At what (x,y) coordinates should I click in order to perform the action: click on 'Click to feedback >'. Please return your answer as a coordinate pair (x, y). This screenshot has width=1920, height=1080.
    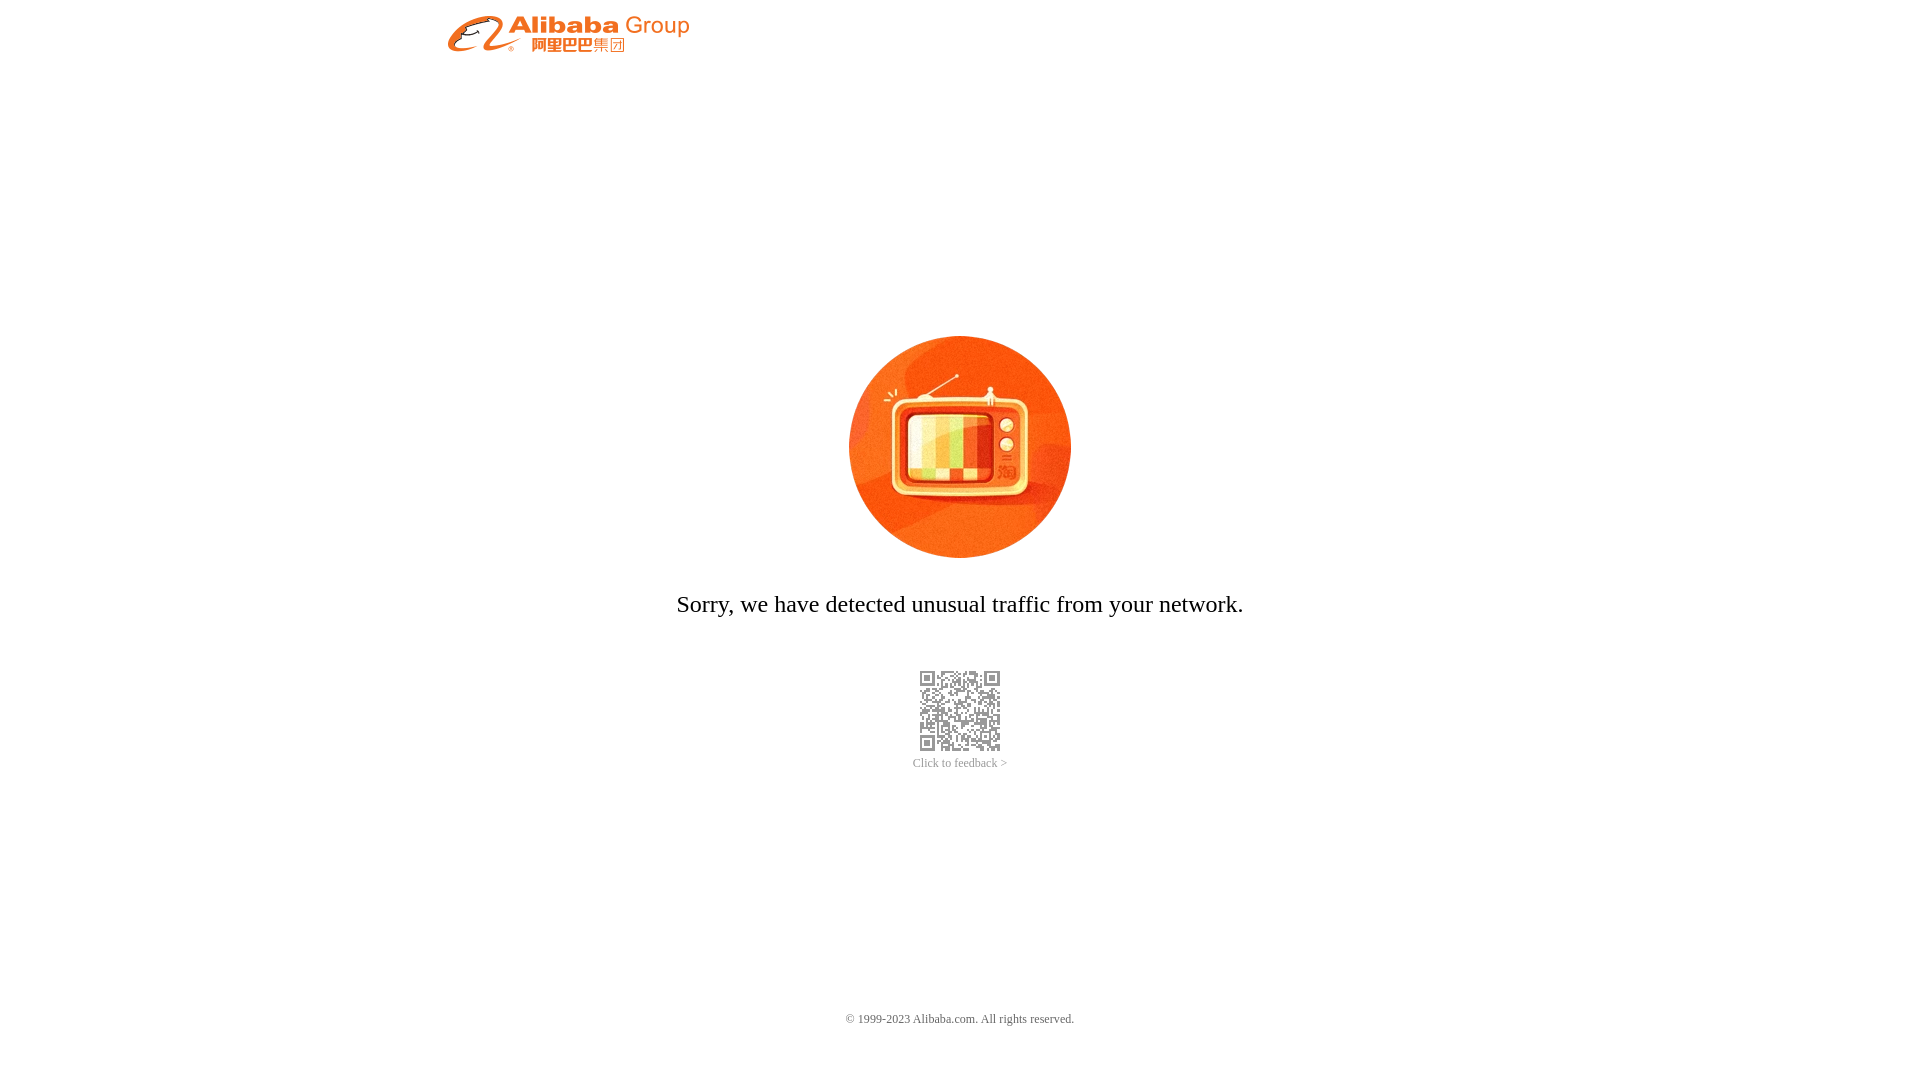
    Looking at the image, I should click on (960, 763).